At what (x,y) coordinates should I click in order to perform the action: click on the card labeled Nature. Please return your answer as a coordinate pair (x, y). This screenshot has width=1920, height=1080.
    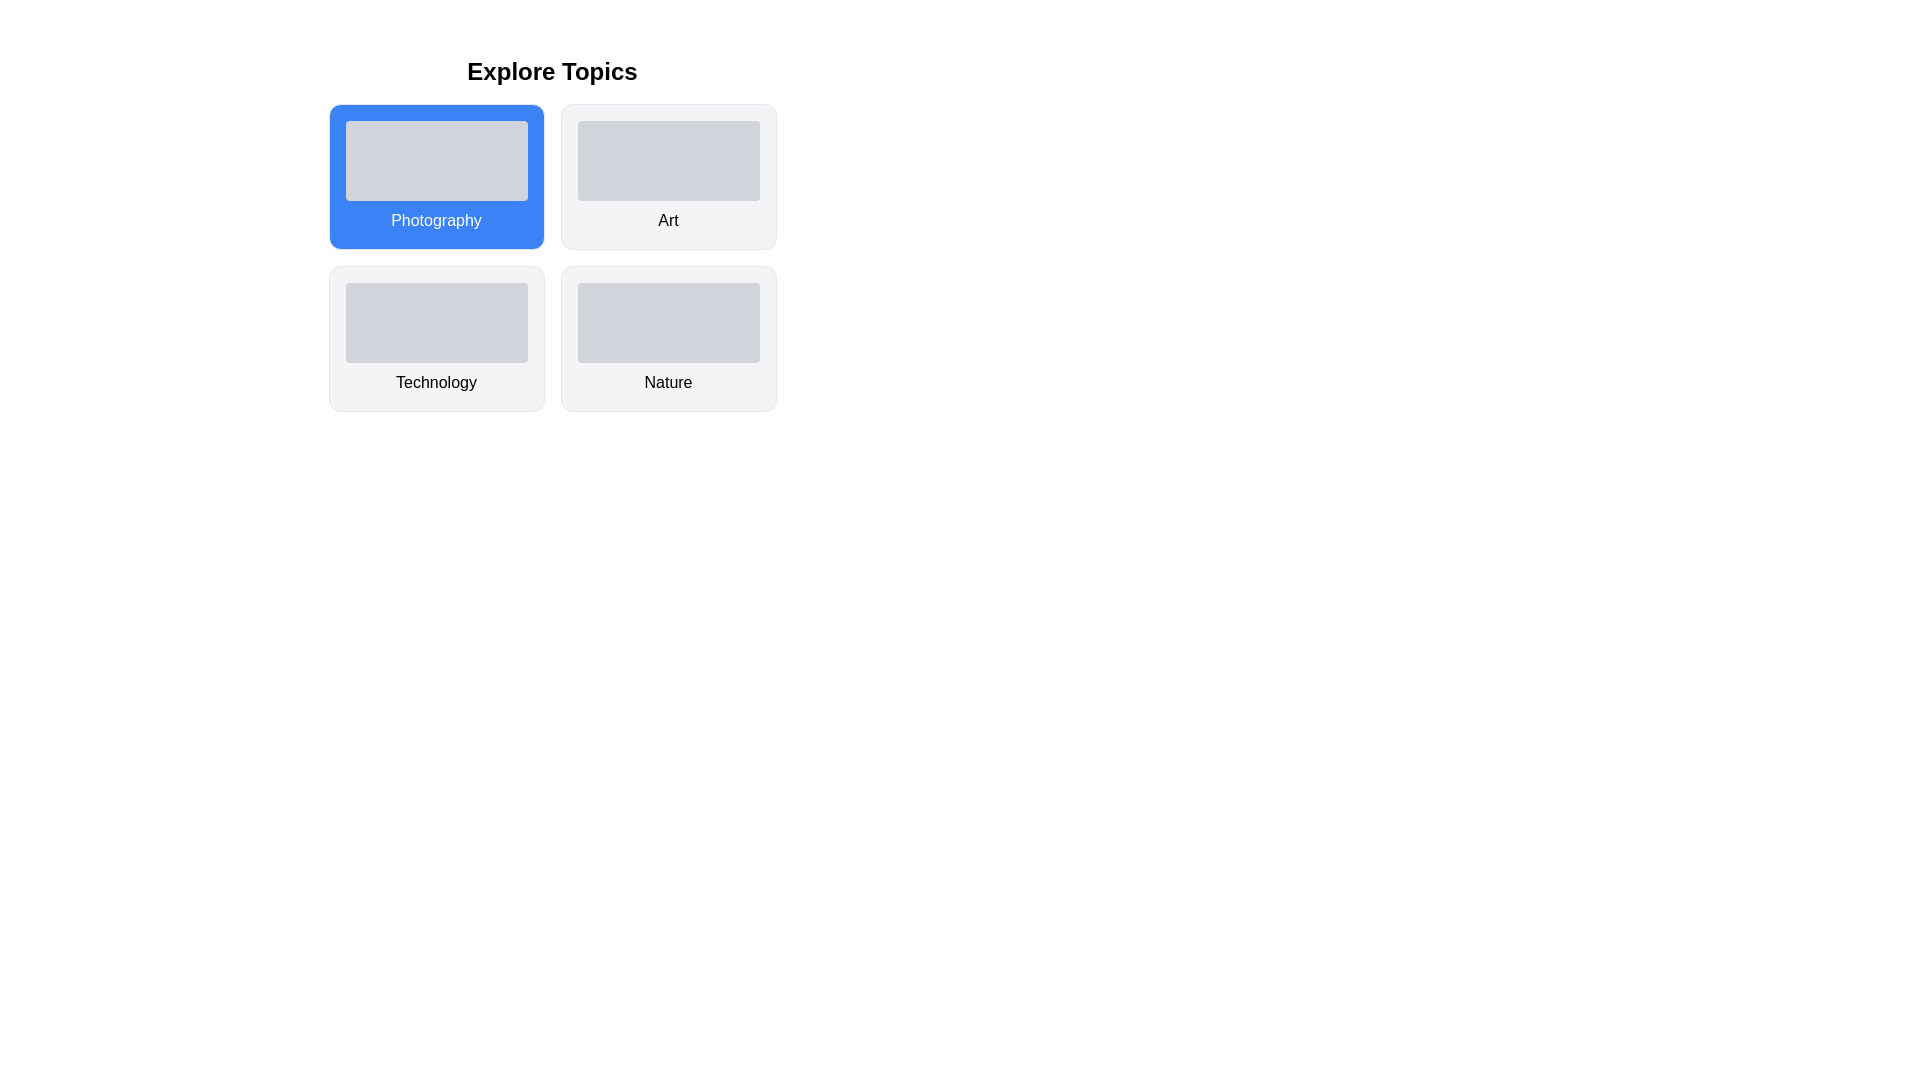
    Looking at the image, I should click on (668, 338).